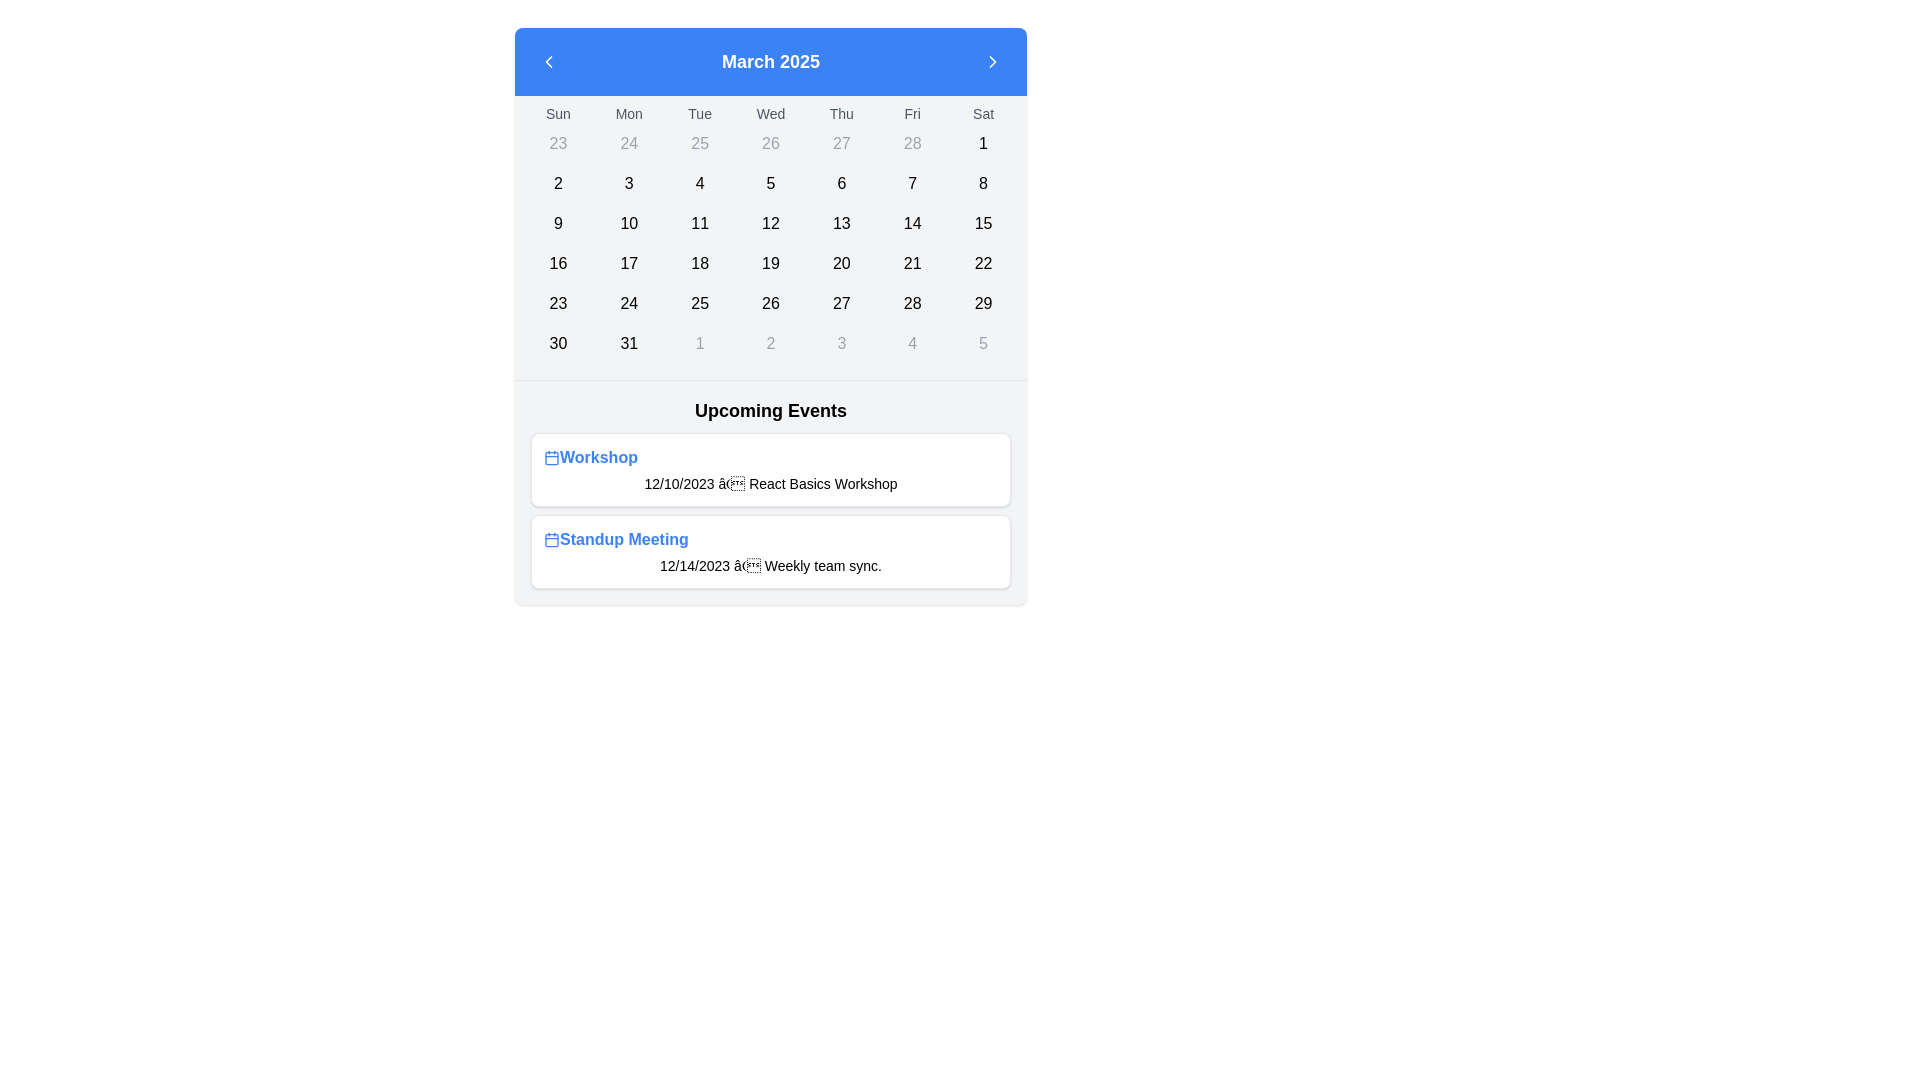 This screenshot has height=1080, width=1920. What do you see at coordinates (628, 342) in the screenshot?
I see `the button representing the selectable date 'Monday, 31st' in the calendar grid` at bounding box center [628, 342].